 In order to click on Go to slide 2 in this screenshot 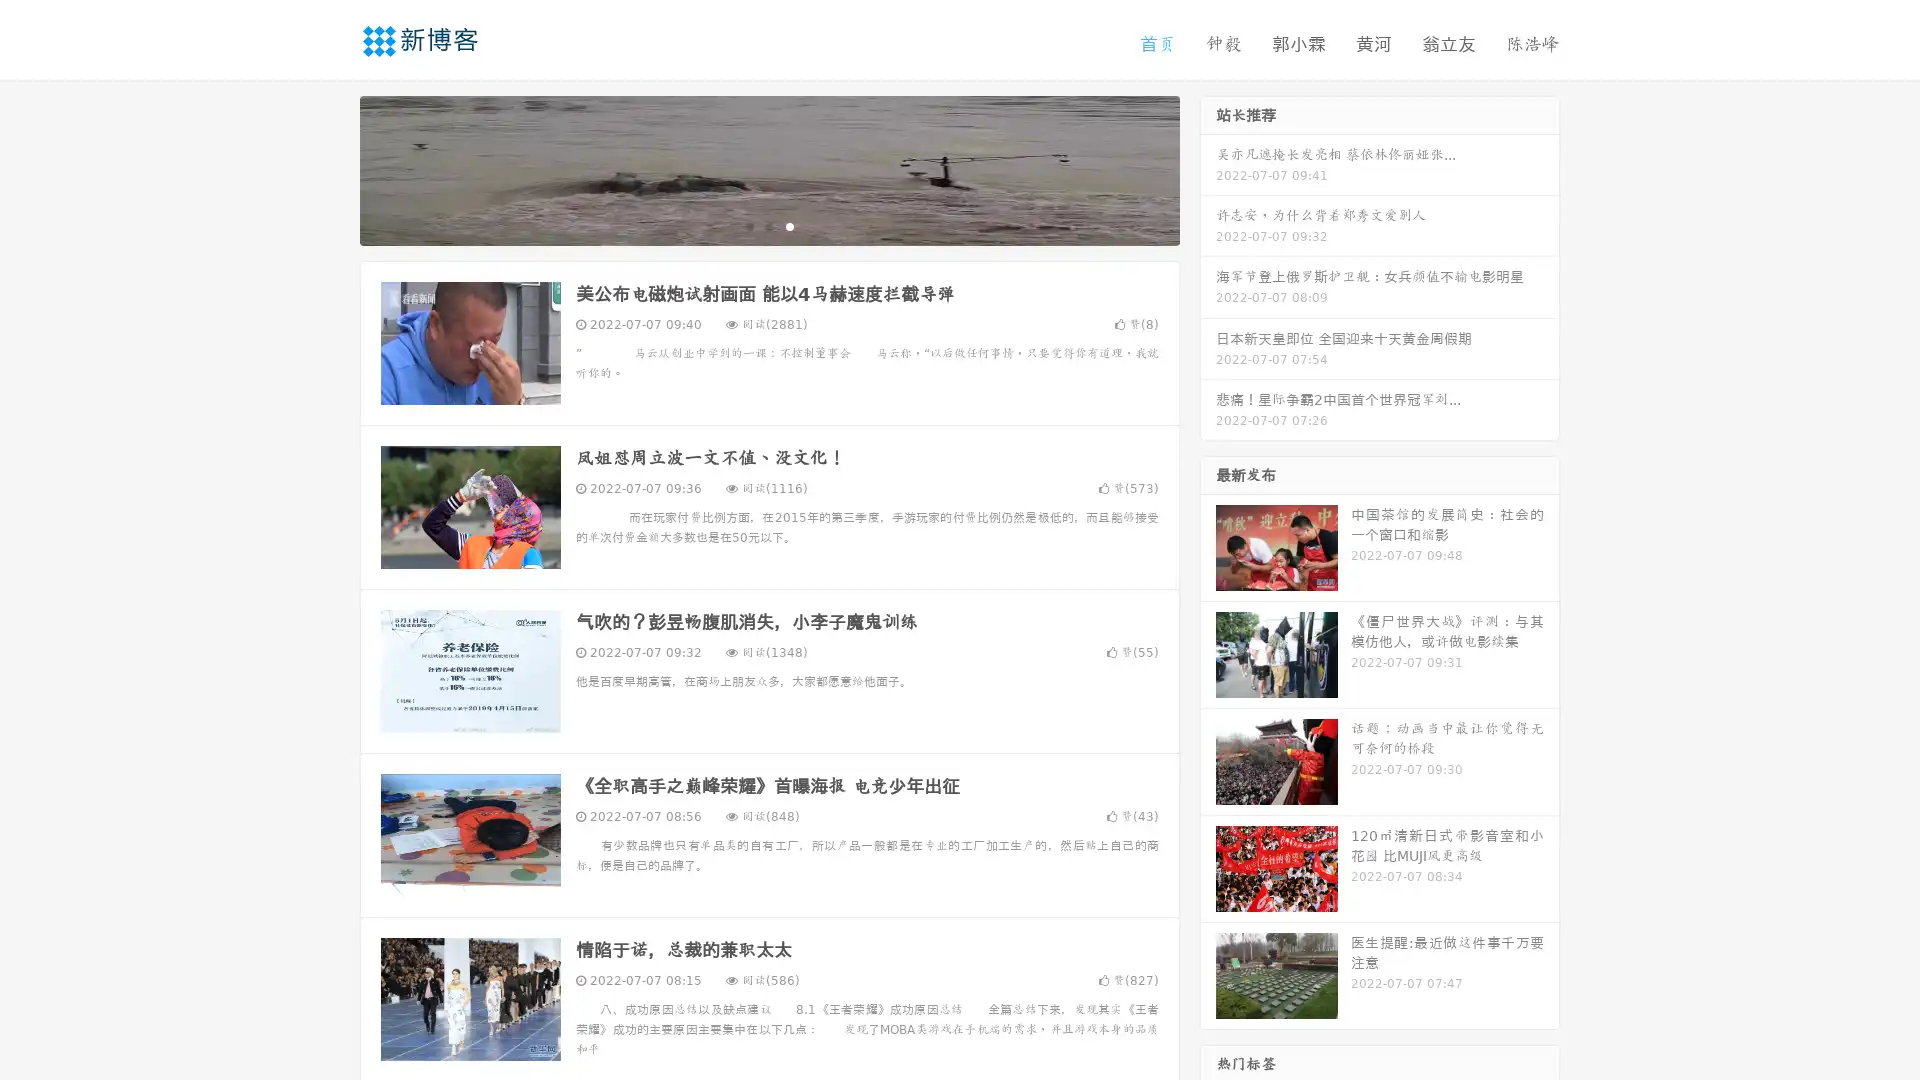, I will do `click(768, 225)`.